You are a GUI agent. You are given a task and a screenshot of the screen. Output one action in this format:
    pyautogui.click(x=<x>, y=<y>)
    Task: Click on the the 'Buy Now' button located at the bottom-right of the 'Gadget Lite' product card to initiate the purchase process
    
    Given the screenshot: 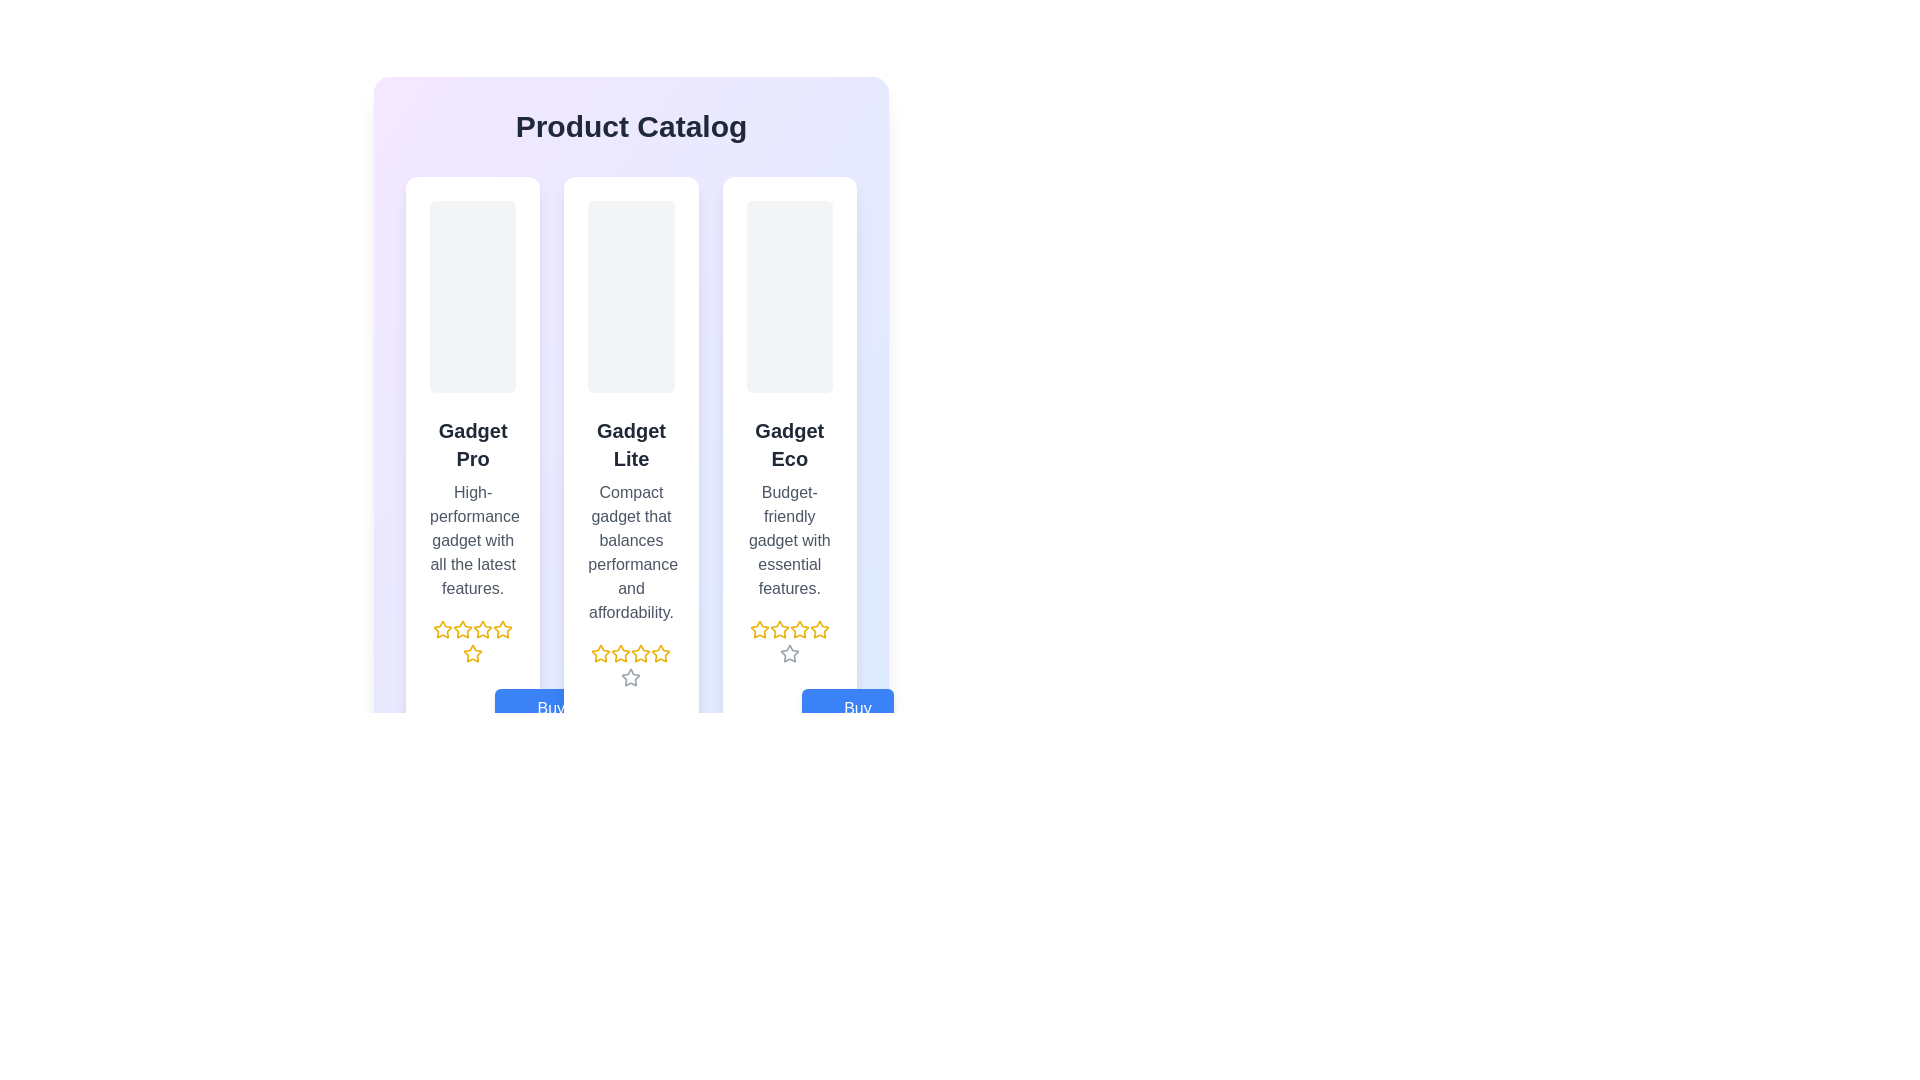 What is the action you would take?
    pyautogui.click(x=630, y=744)
    